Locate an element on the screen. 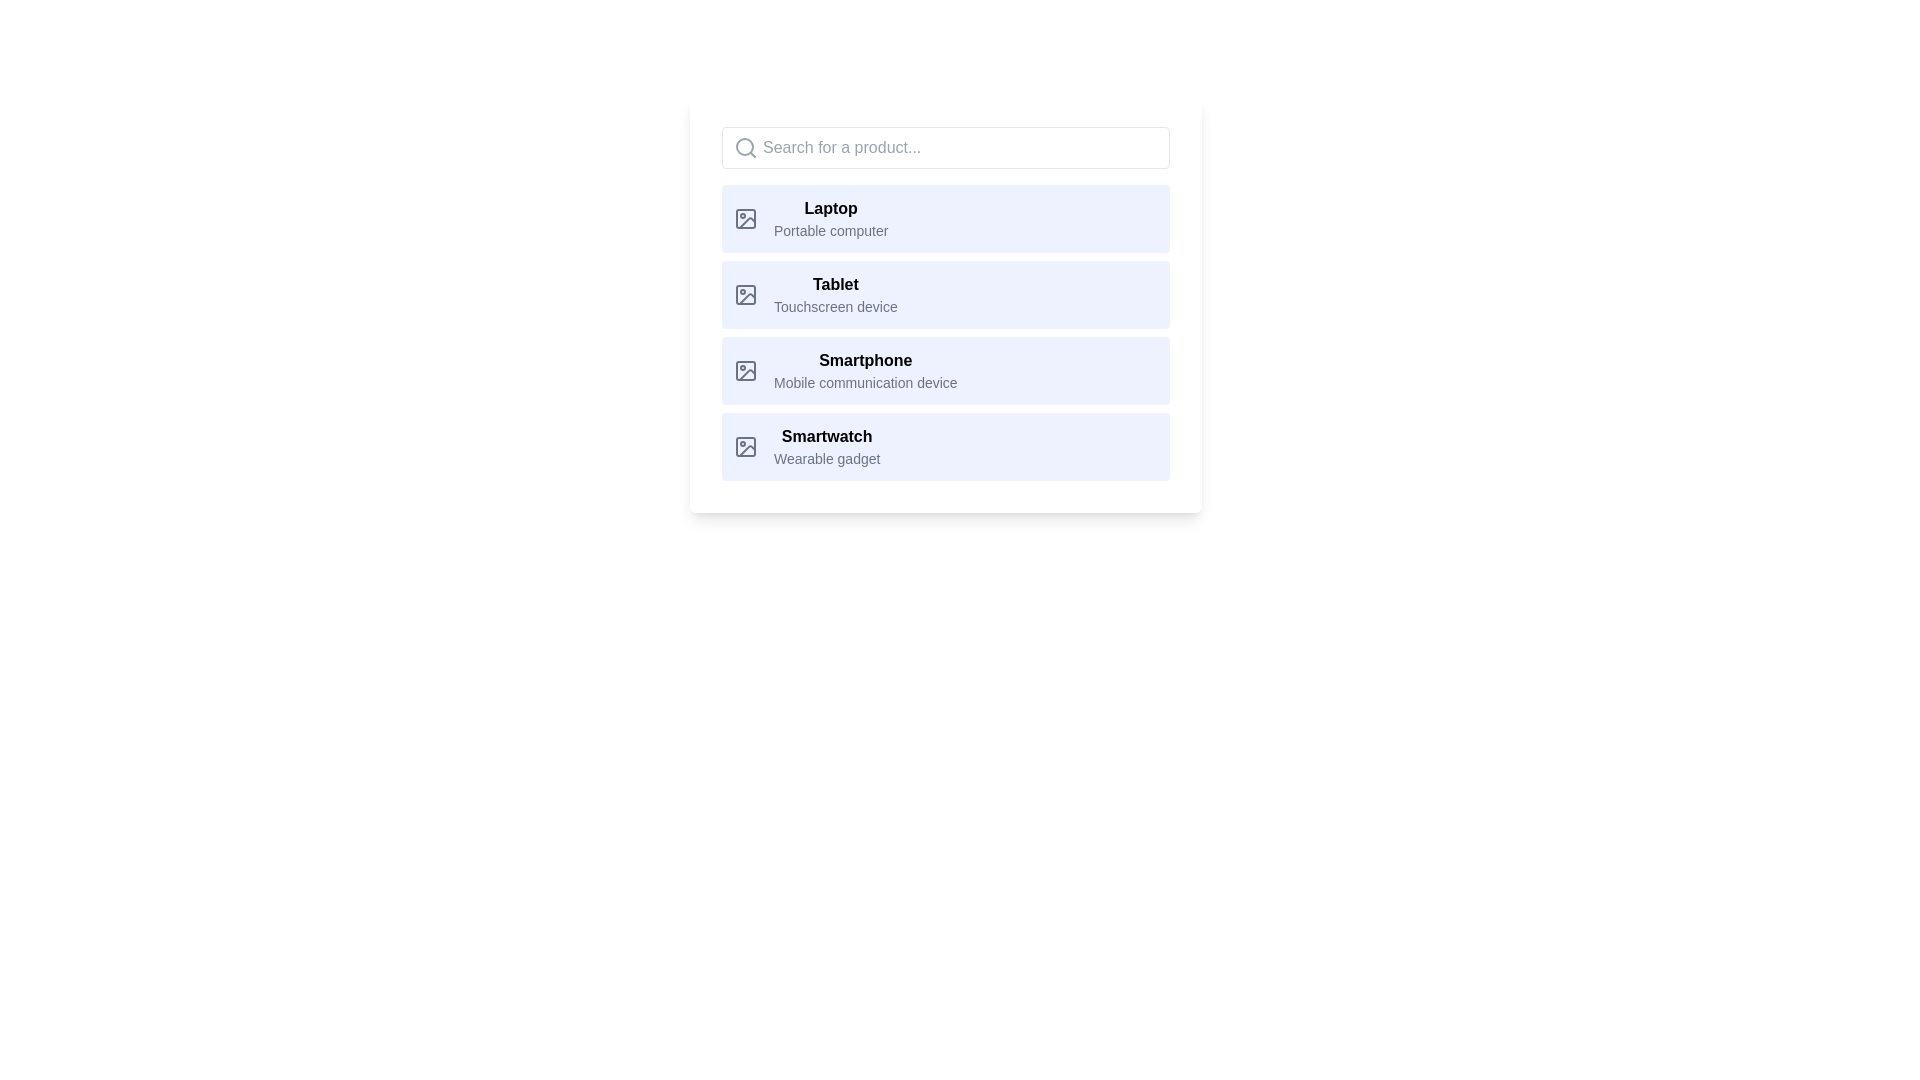  the Laptop icon located to the left of the 'Laptop' text in the first row of the vertically-listed group of items is located at coordinates (744, 219).